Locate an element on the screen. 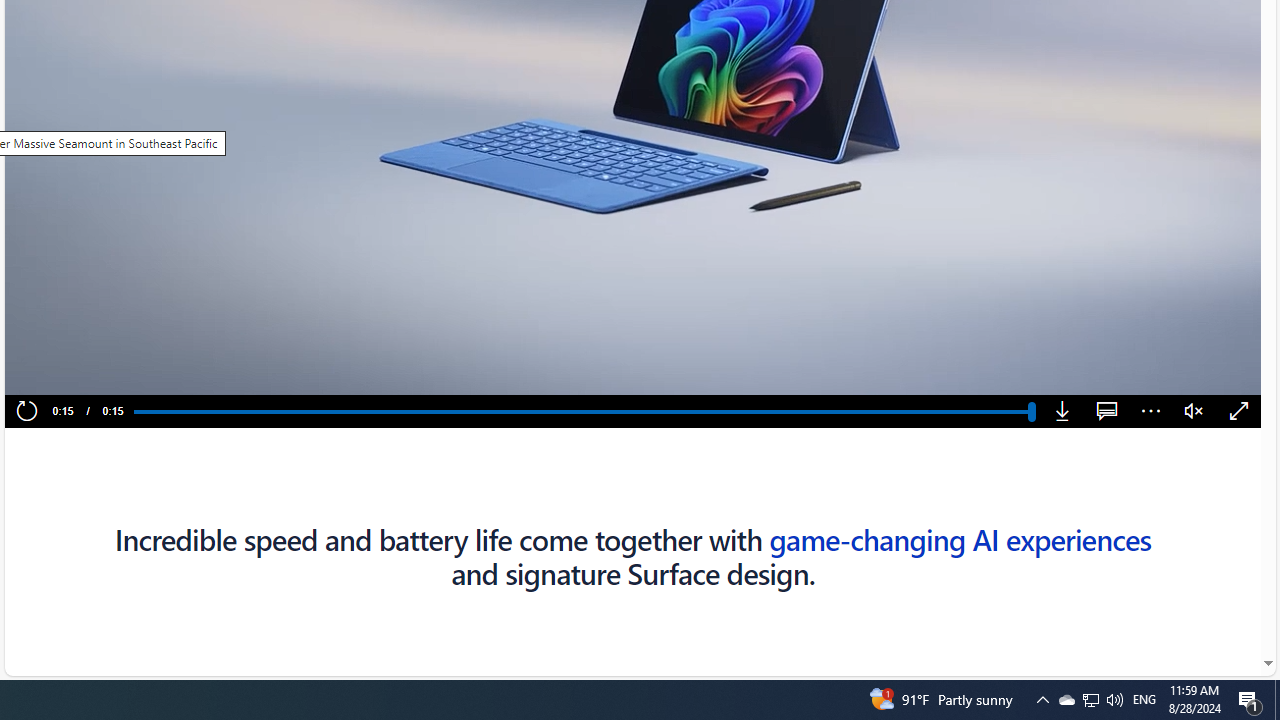 Image resolution: width=1280 pixels, height=720 pixels. 'Fullscreen' is located at coordinates (1238, 411).